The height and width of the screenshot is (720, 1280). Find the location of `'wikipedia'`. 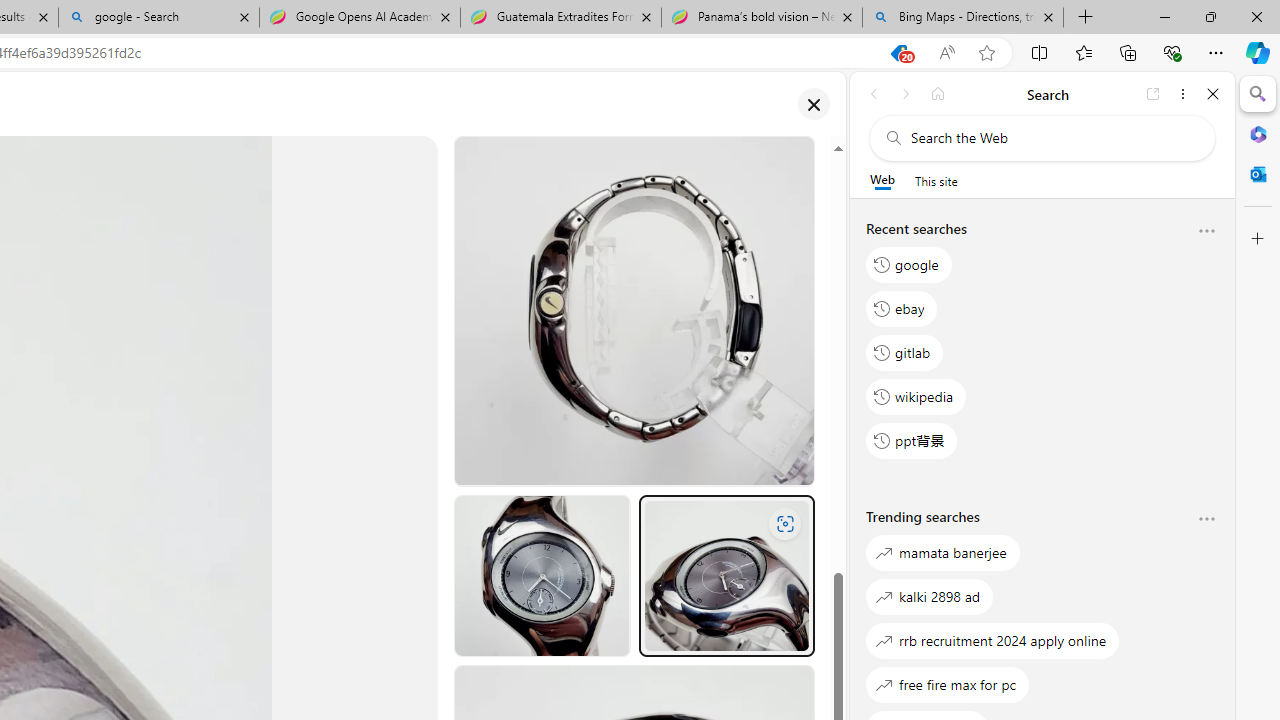

'wikipedia' is located at coordinates (915, 396).